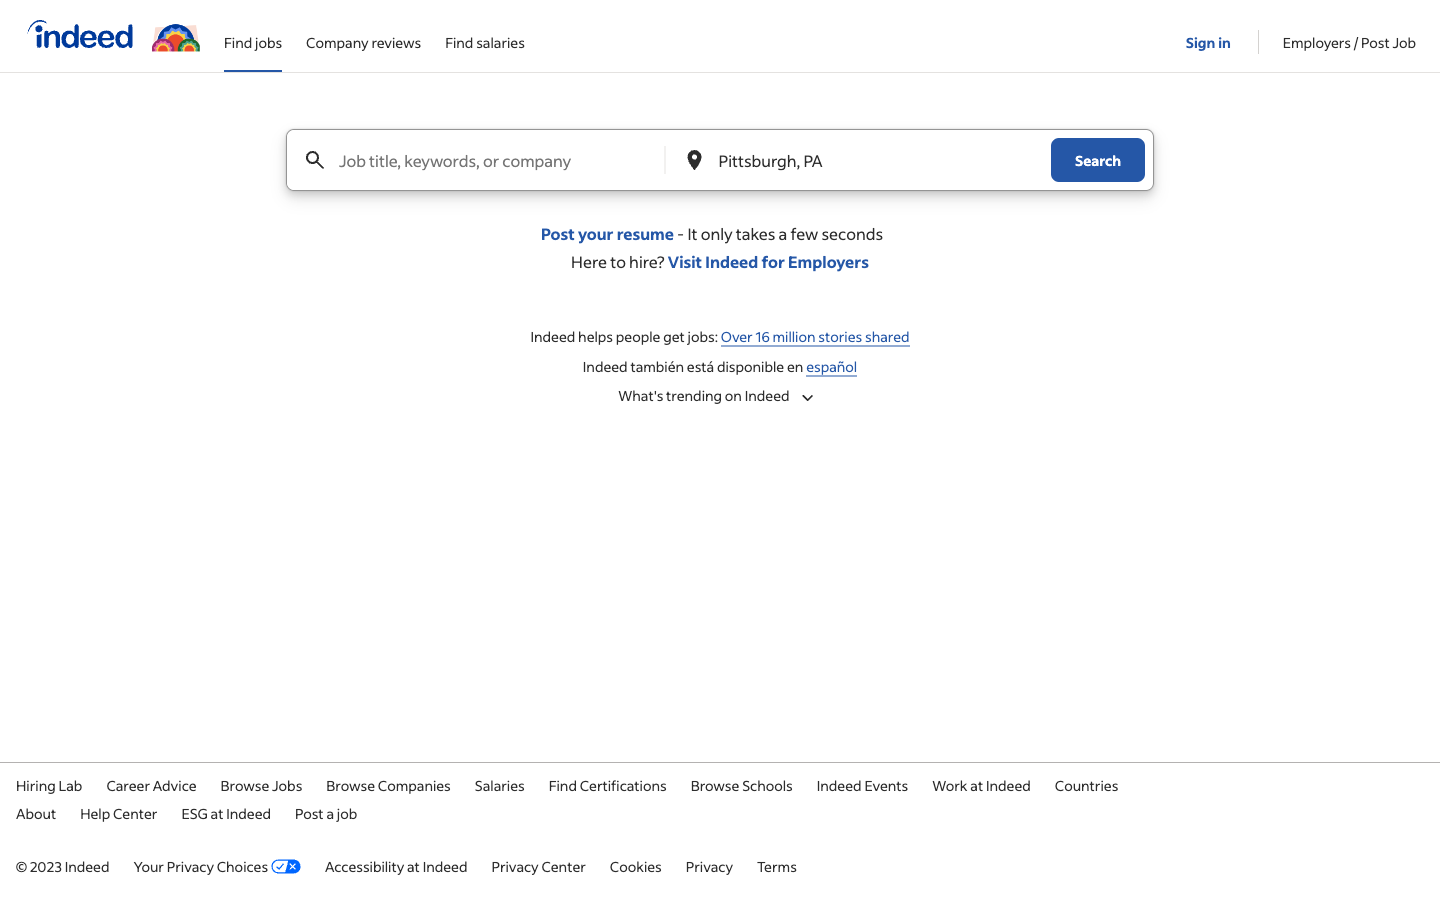 Image resolution: width=1440 pixels, height=900 pixels. Describe the element at coordinates (720, 395) in the screenshot. I see `Locate the popular jobs section on Indeed` at that location.